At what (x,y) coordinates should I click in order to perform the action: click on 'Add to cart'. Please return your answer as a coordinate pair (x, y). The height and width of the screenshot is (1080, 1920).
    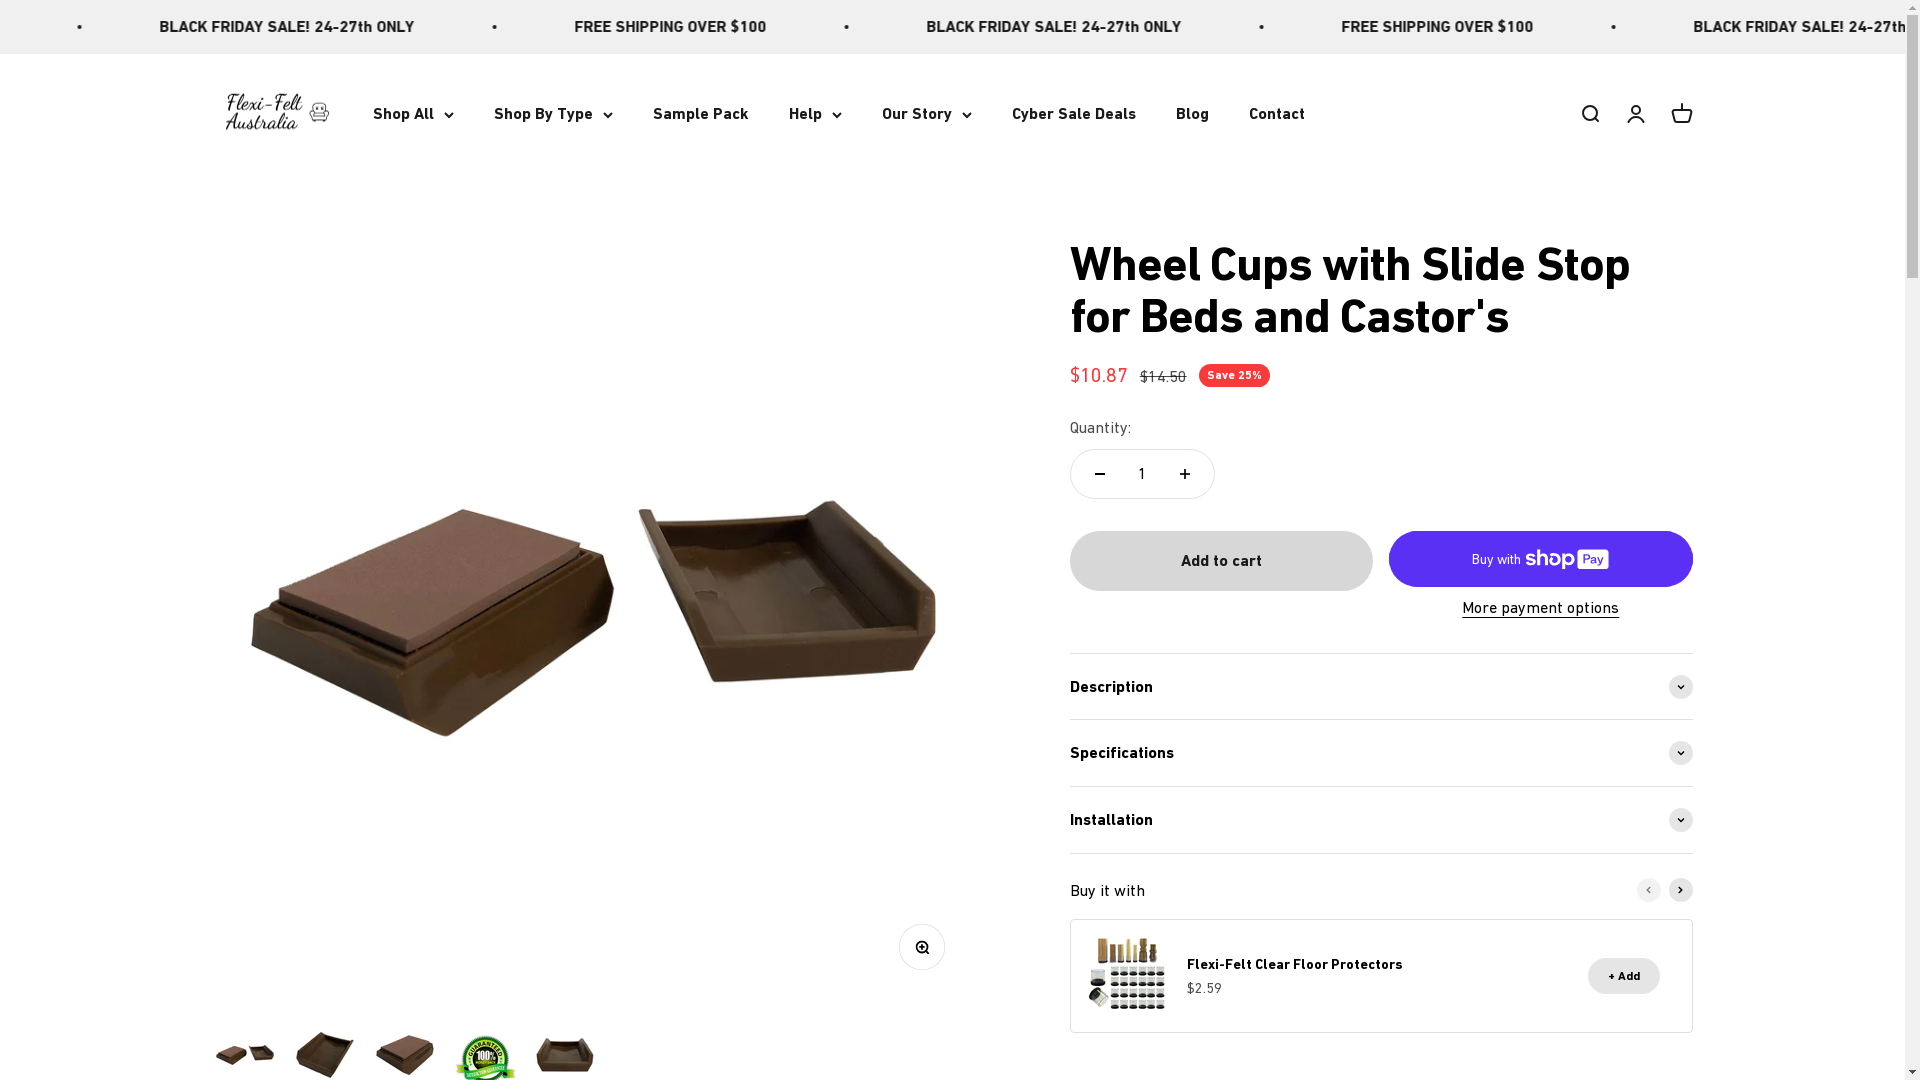
    Looking at the image, I should click on (1220, 560).